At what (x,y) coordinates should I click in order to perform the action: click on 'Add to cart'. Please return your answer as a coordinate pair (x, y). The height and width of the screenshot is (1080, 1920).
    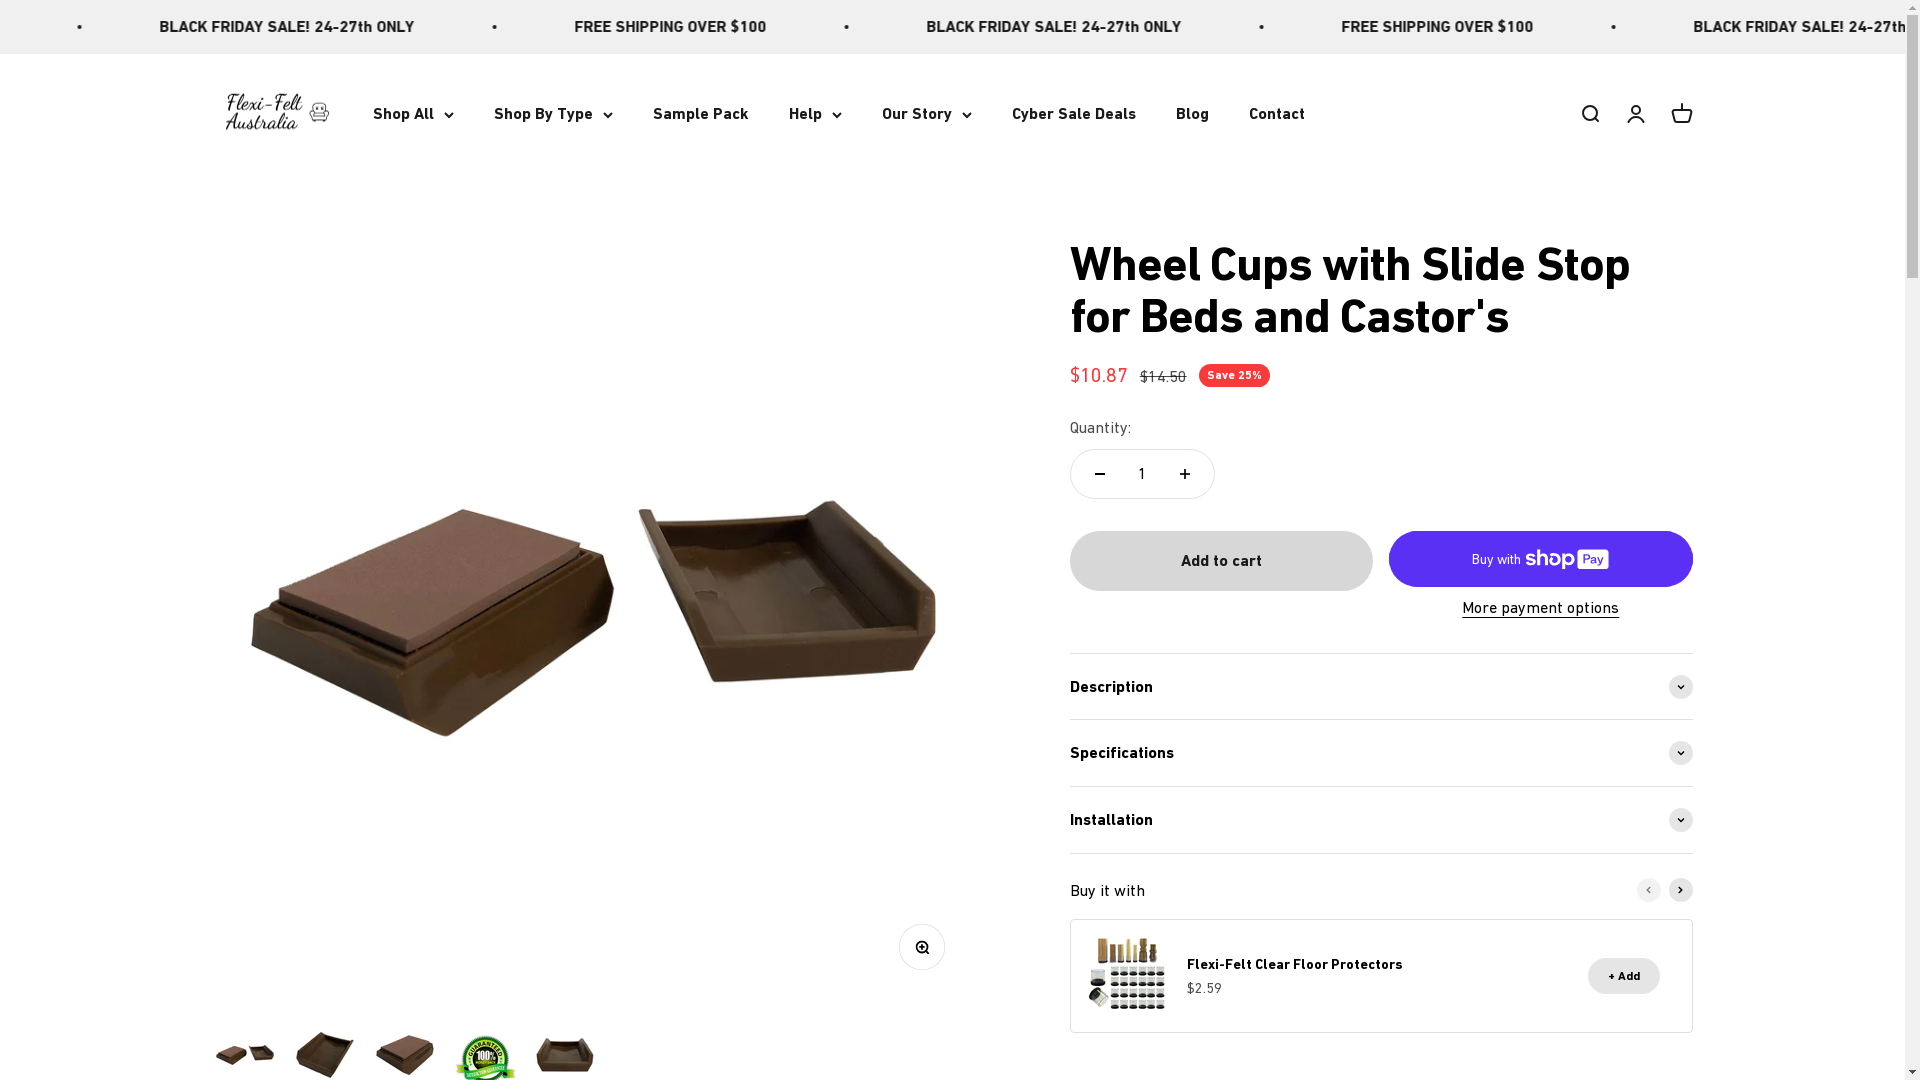
    Looking at the image, I should click on (1220, 560).